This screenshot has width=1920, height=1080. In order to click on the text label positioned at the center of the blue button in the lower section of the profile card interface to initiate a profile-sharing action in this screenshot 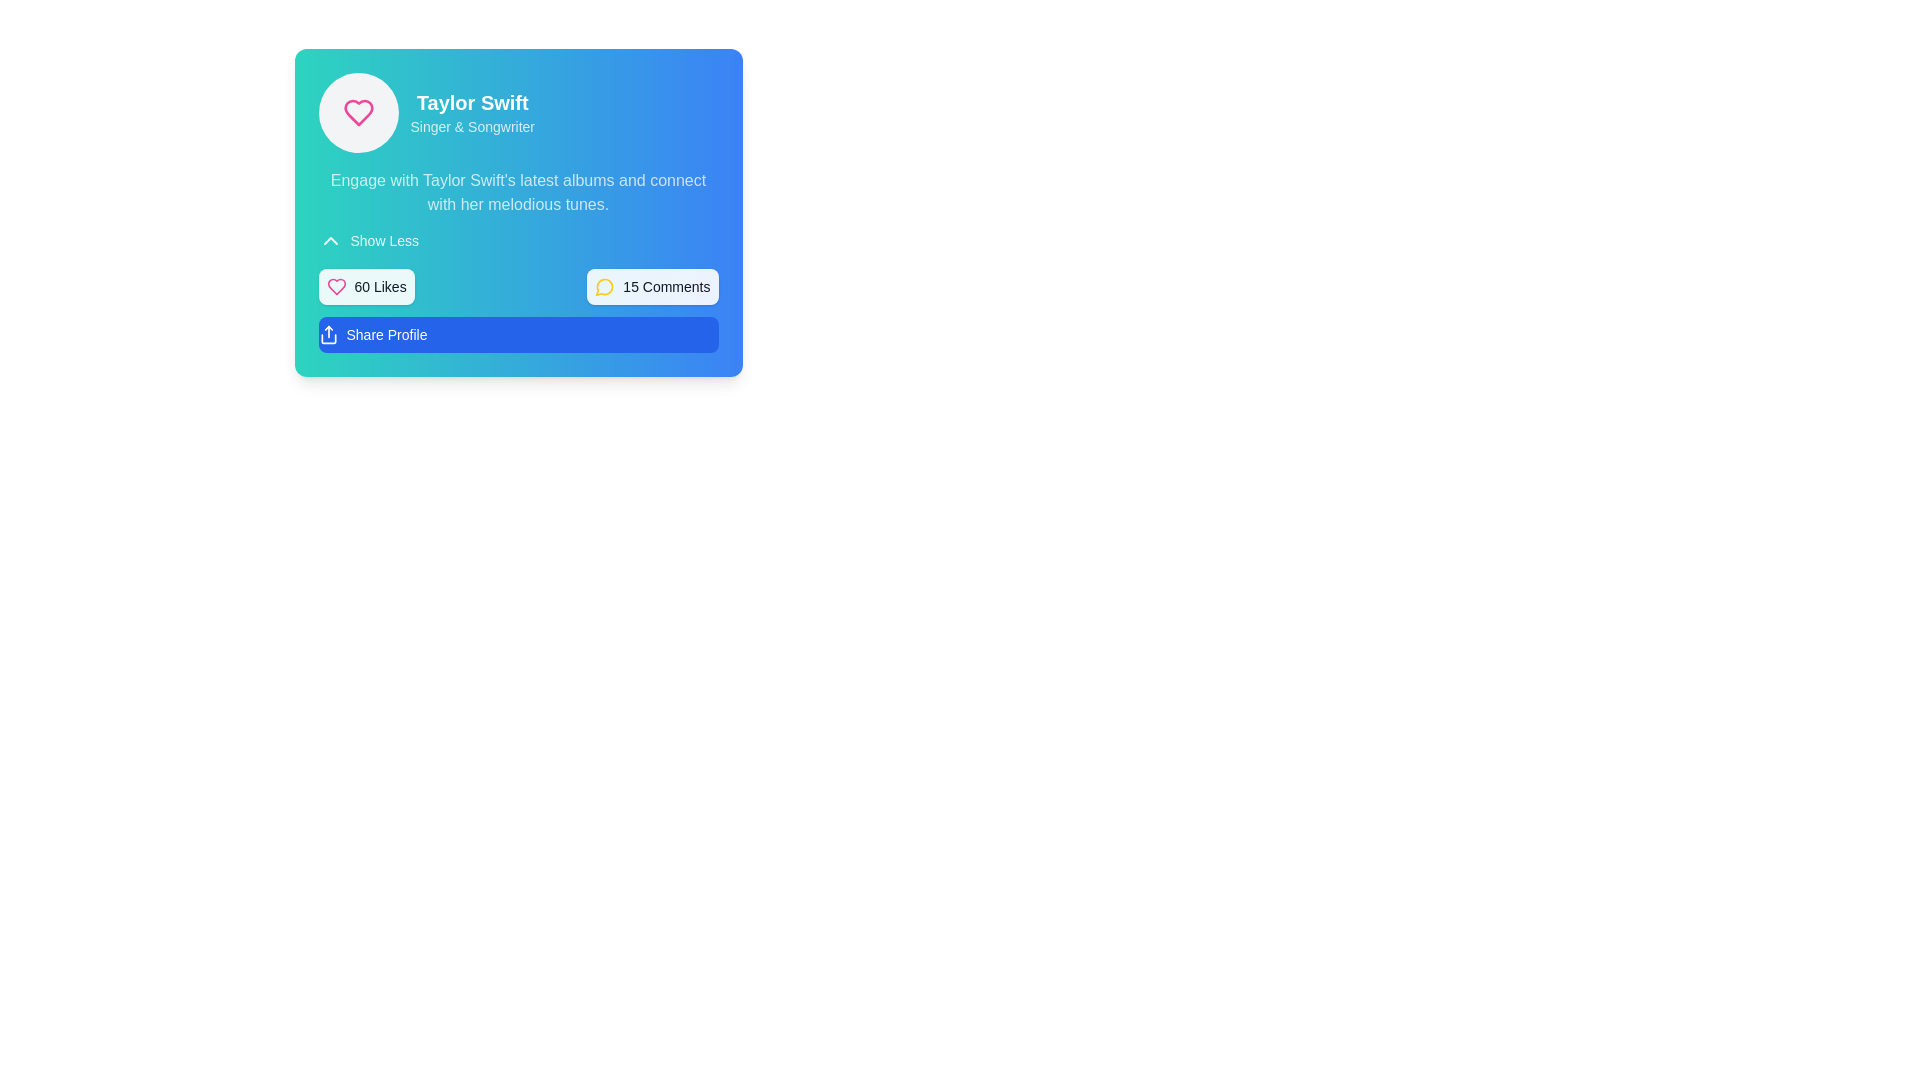, I will do `click(386, 334)`.